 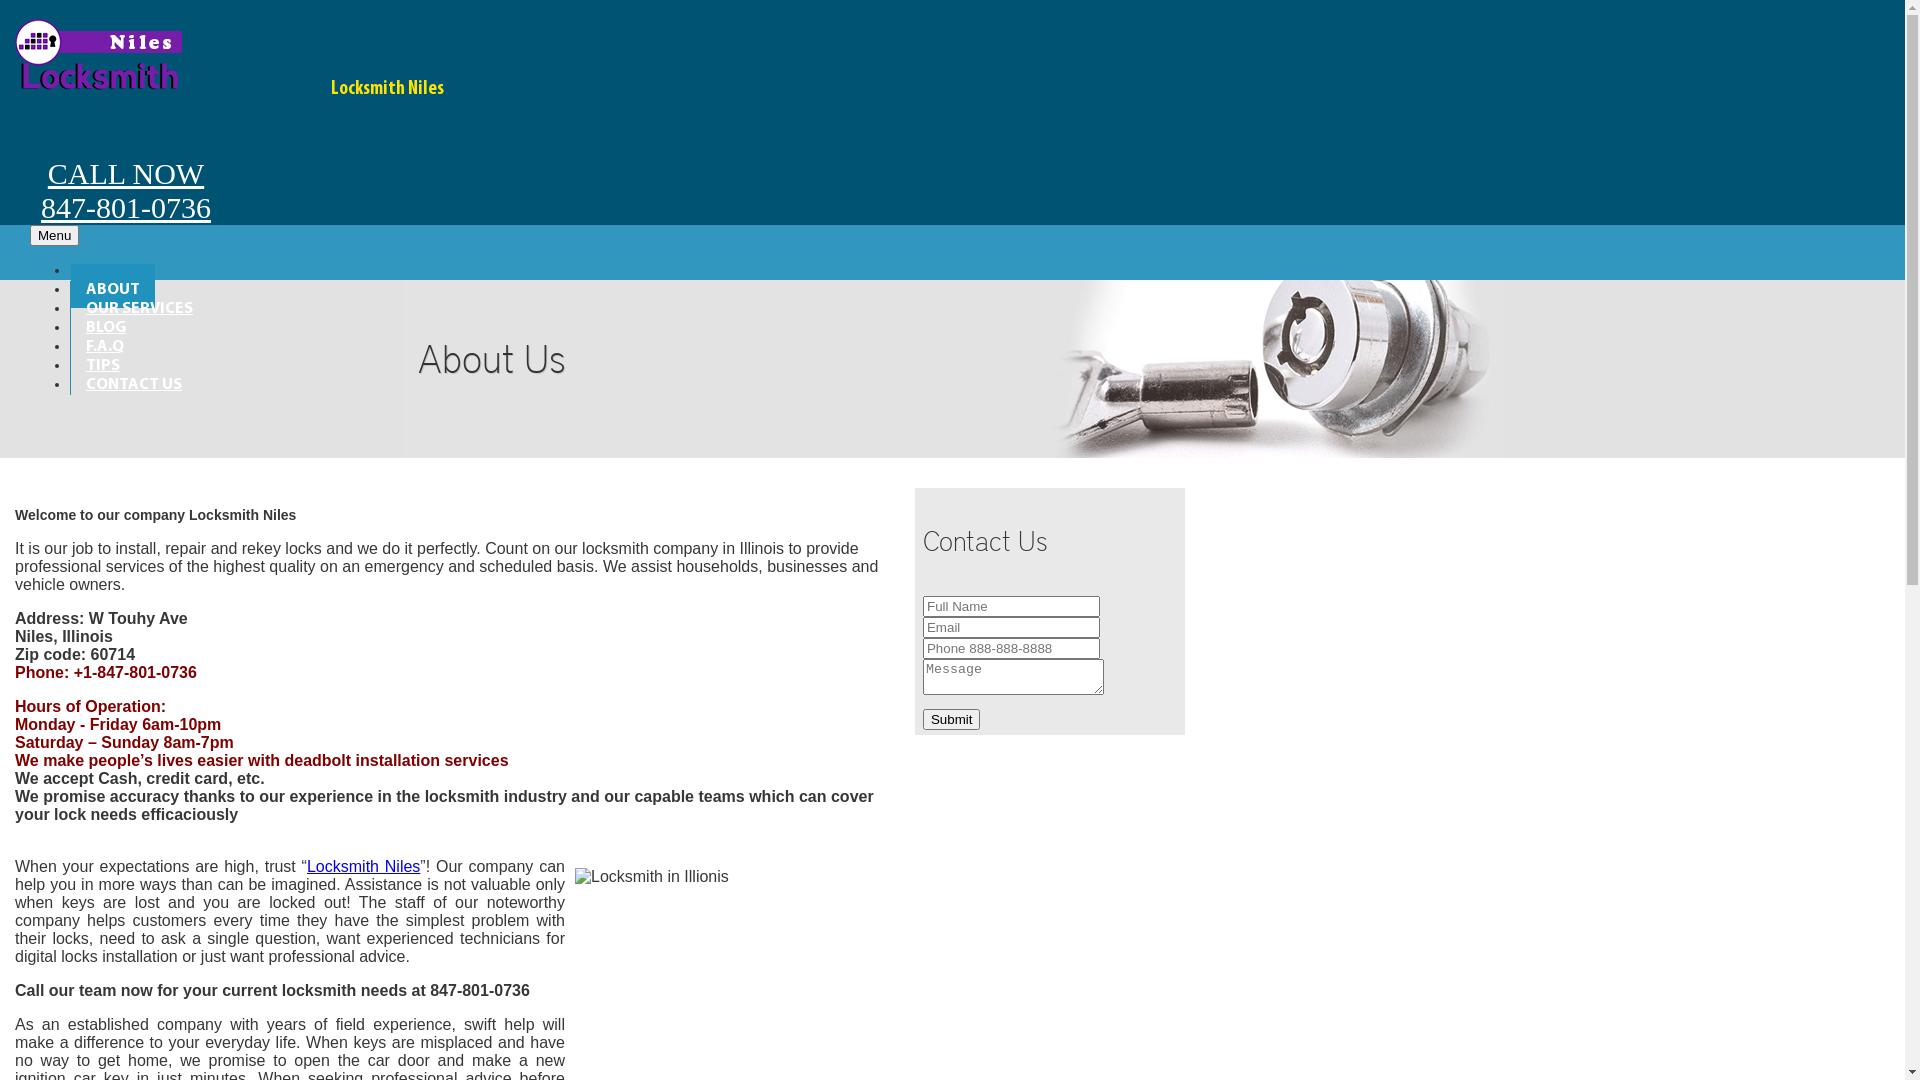 I want to click on 'F.A.Q', so click(x=104, y=342).